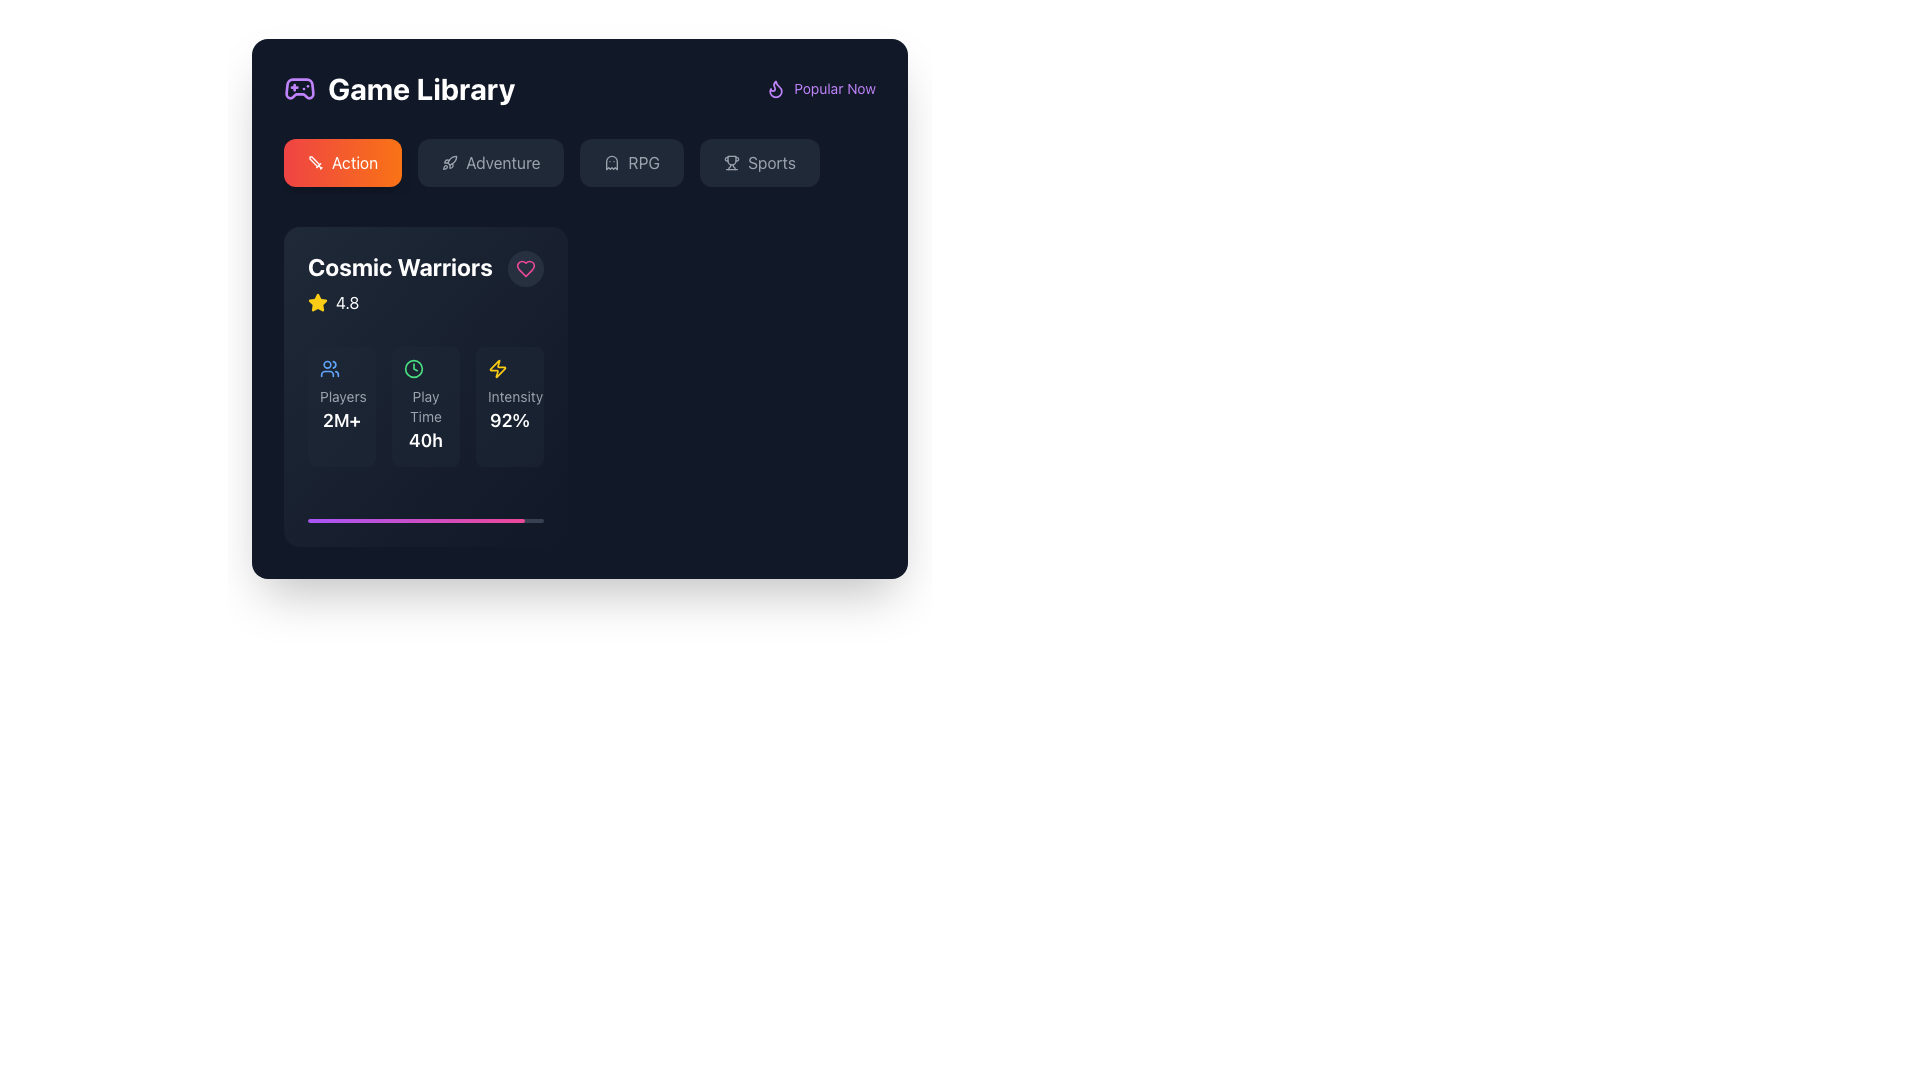 Image resolution: width=1920 pixels, height=1080 pixels. I want to click on the Progress Bar located at the bottom of the 'Cosmic Warriors' card, which visually indicates progress, so click(425, 519).